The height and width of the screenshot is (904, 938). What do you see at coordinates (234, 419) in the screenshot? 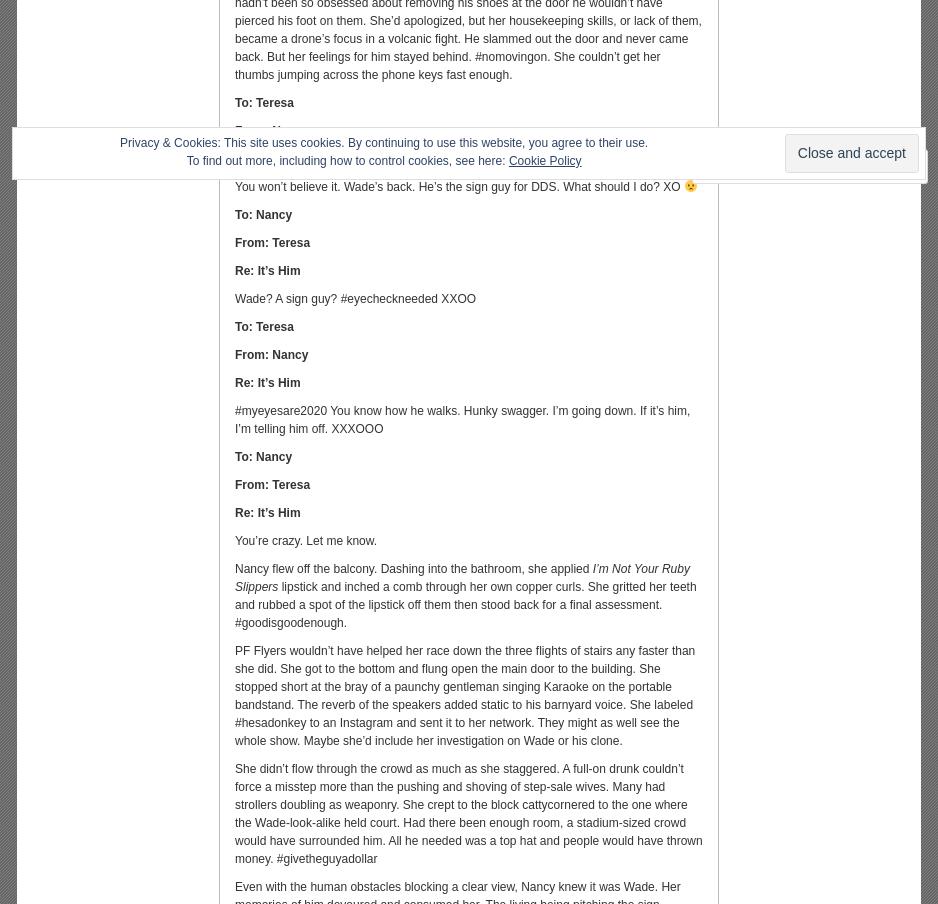
I see `'#myeyesare2020 You know how he walks. Hunky swagger. I’m going down. If it’s him, I’m telling him off. XXXOOO'` at bounding box center [234, 419].